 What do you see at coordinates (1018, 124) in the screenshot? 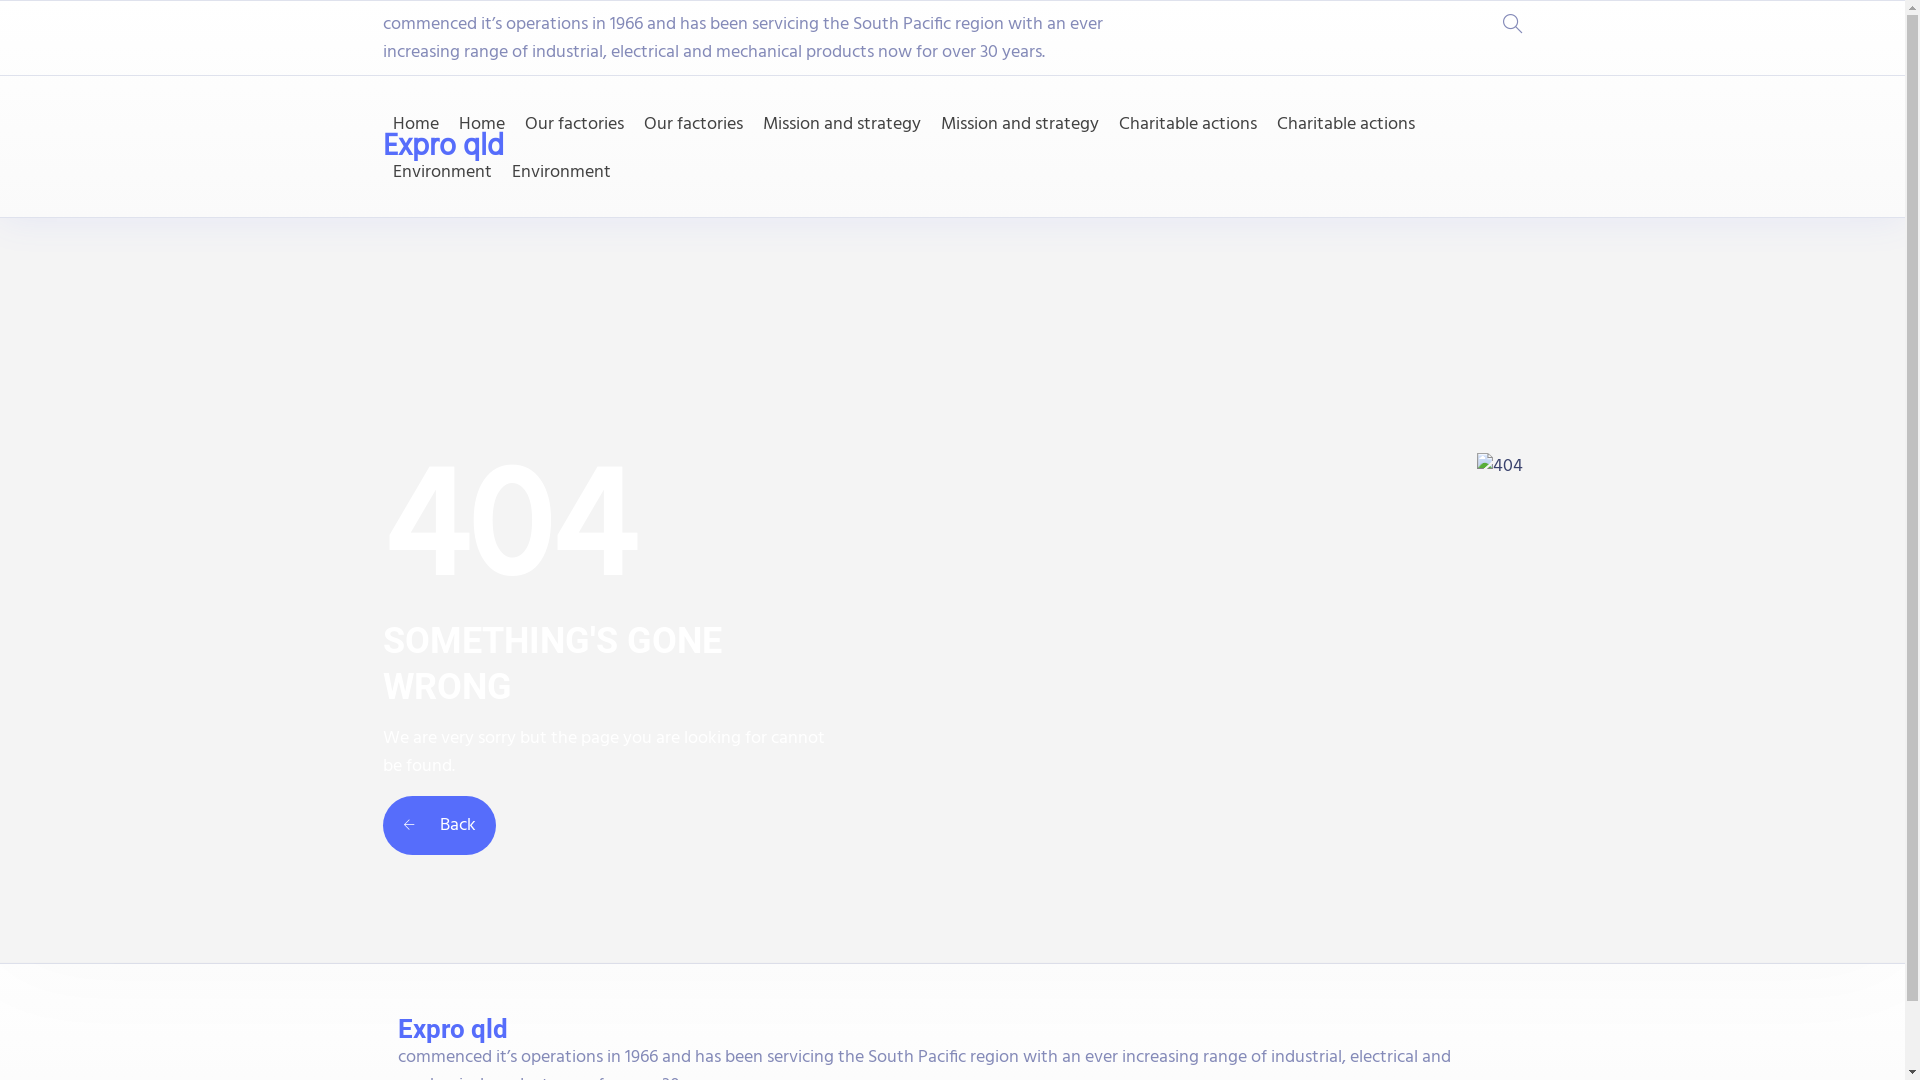
I see `'Mission and strategy'` at bounding box center [1018, 124].